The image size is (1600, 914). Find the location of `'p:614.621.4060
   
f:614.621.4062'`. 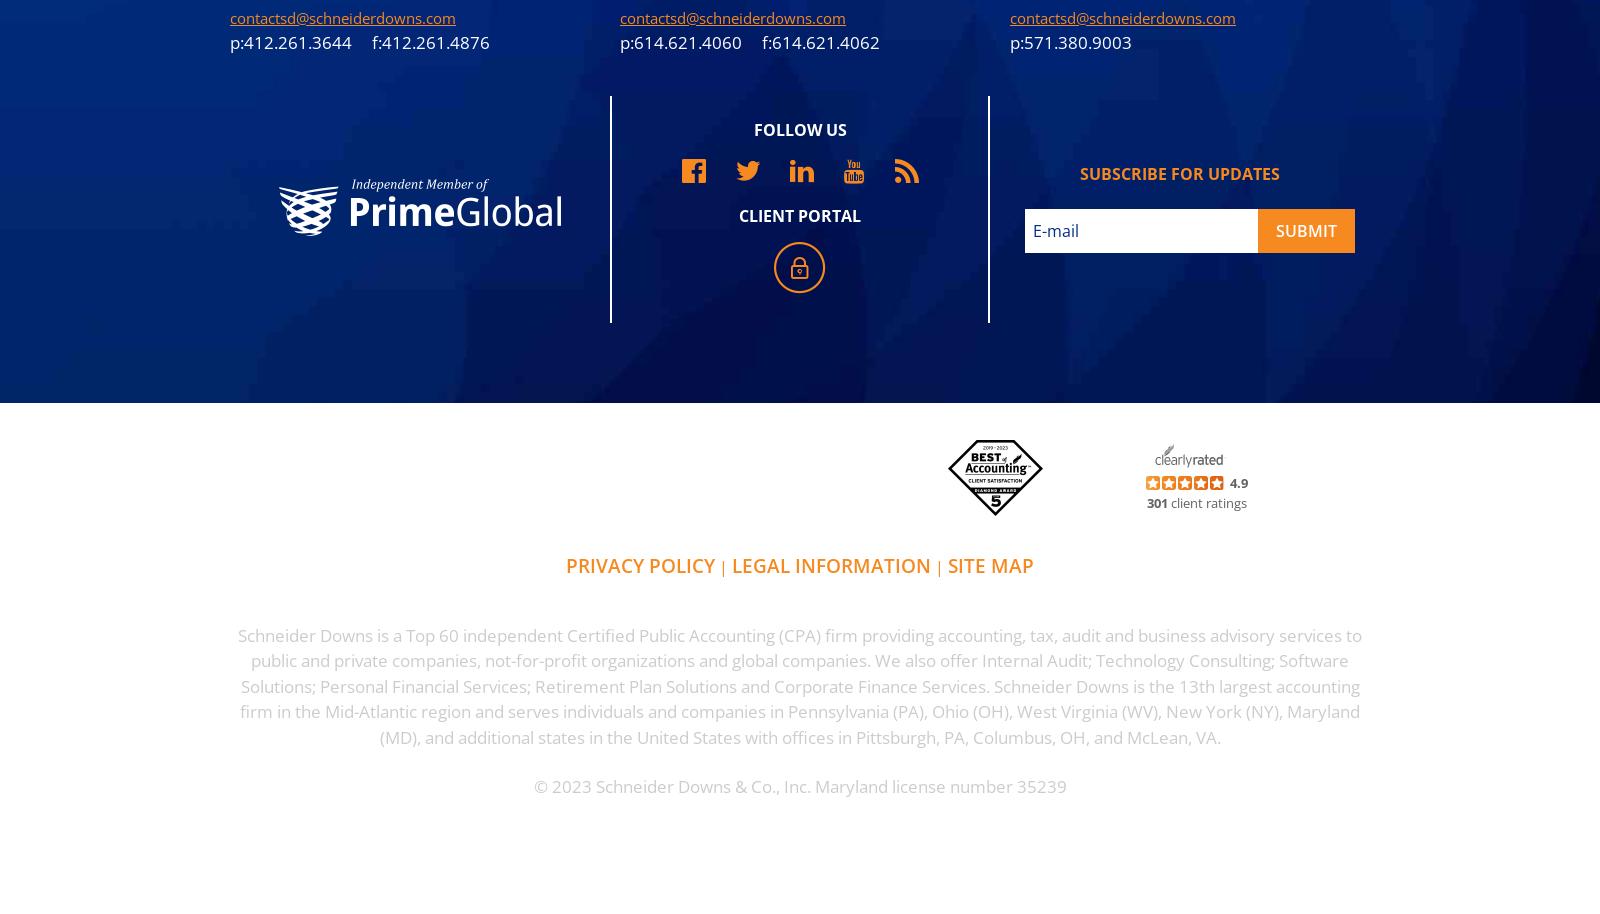

'p:614.621.4060
   
f:614.621.4062' is located at coordinates (620, 42).